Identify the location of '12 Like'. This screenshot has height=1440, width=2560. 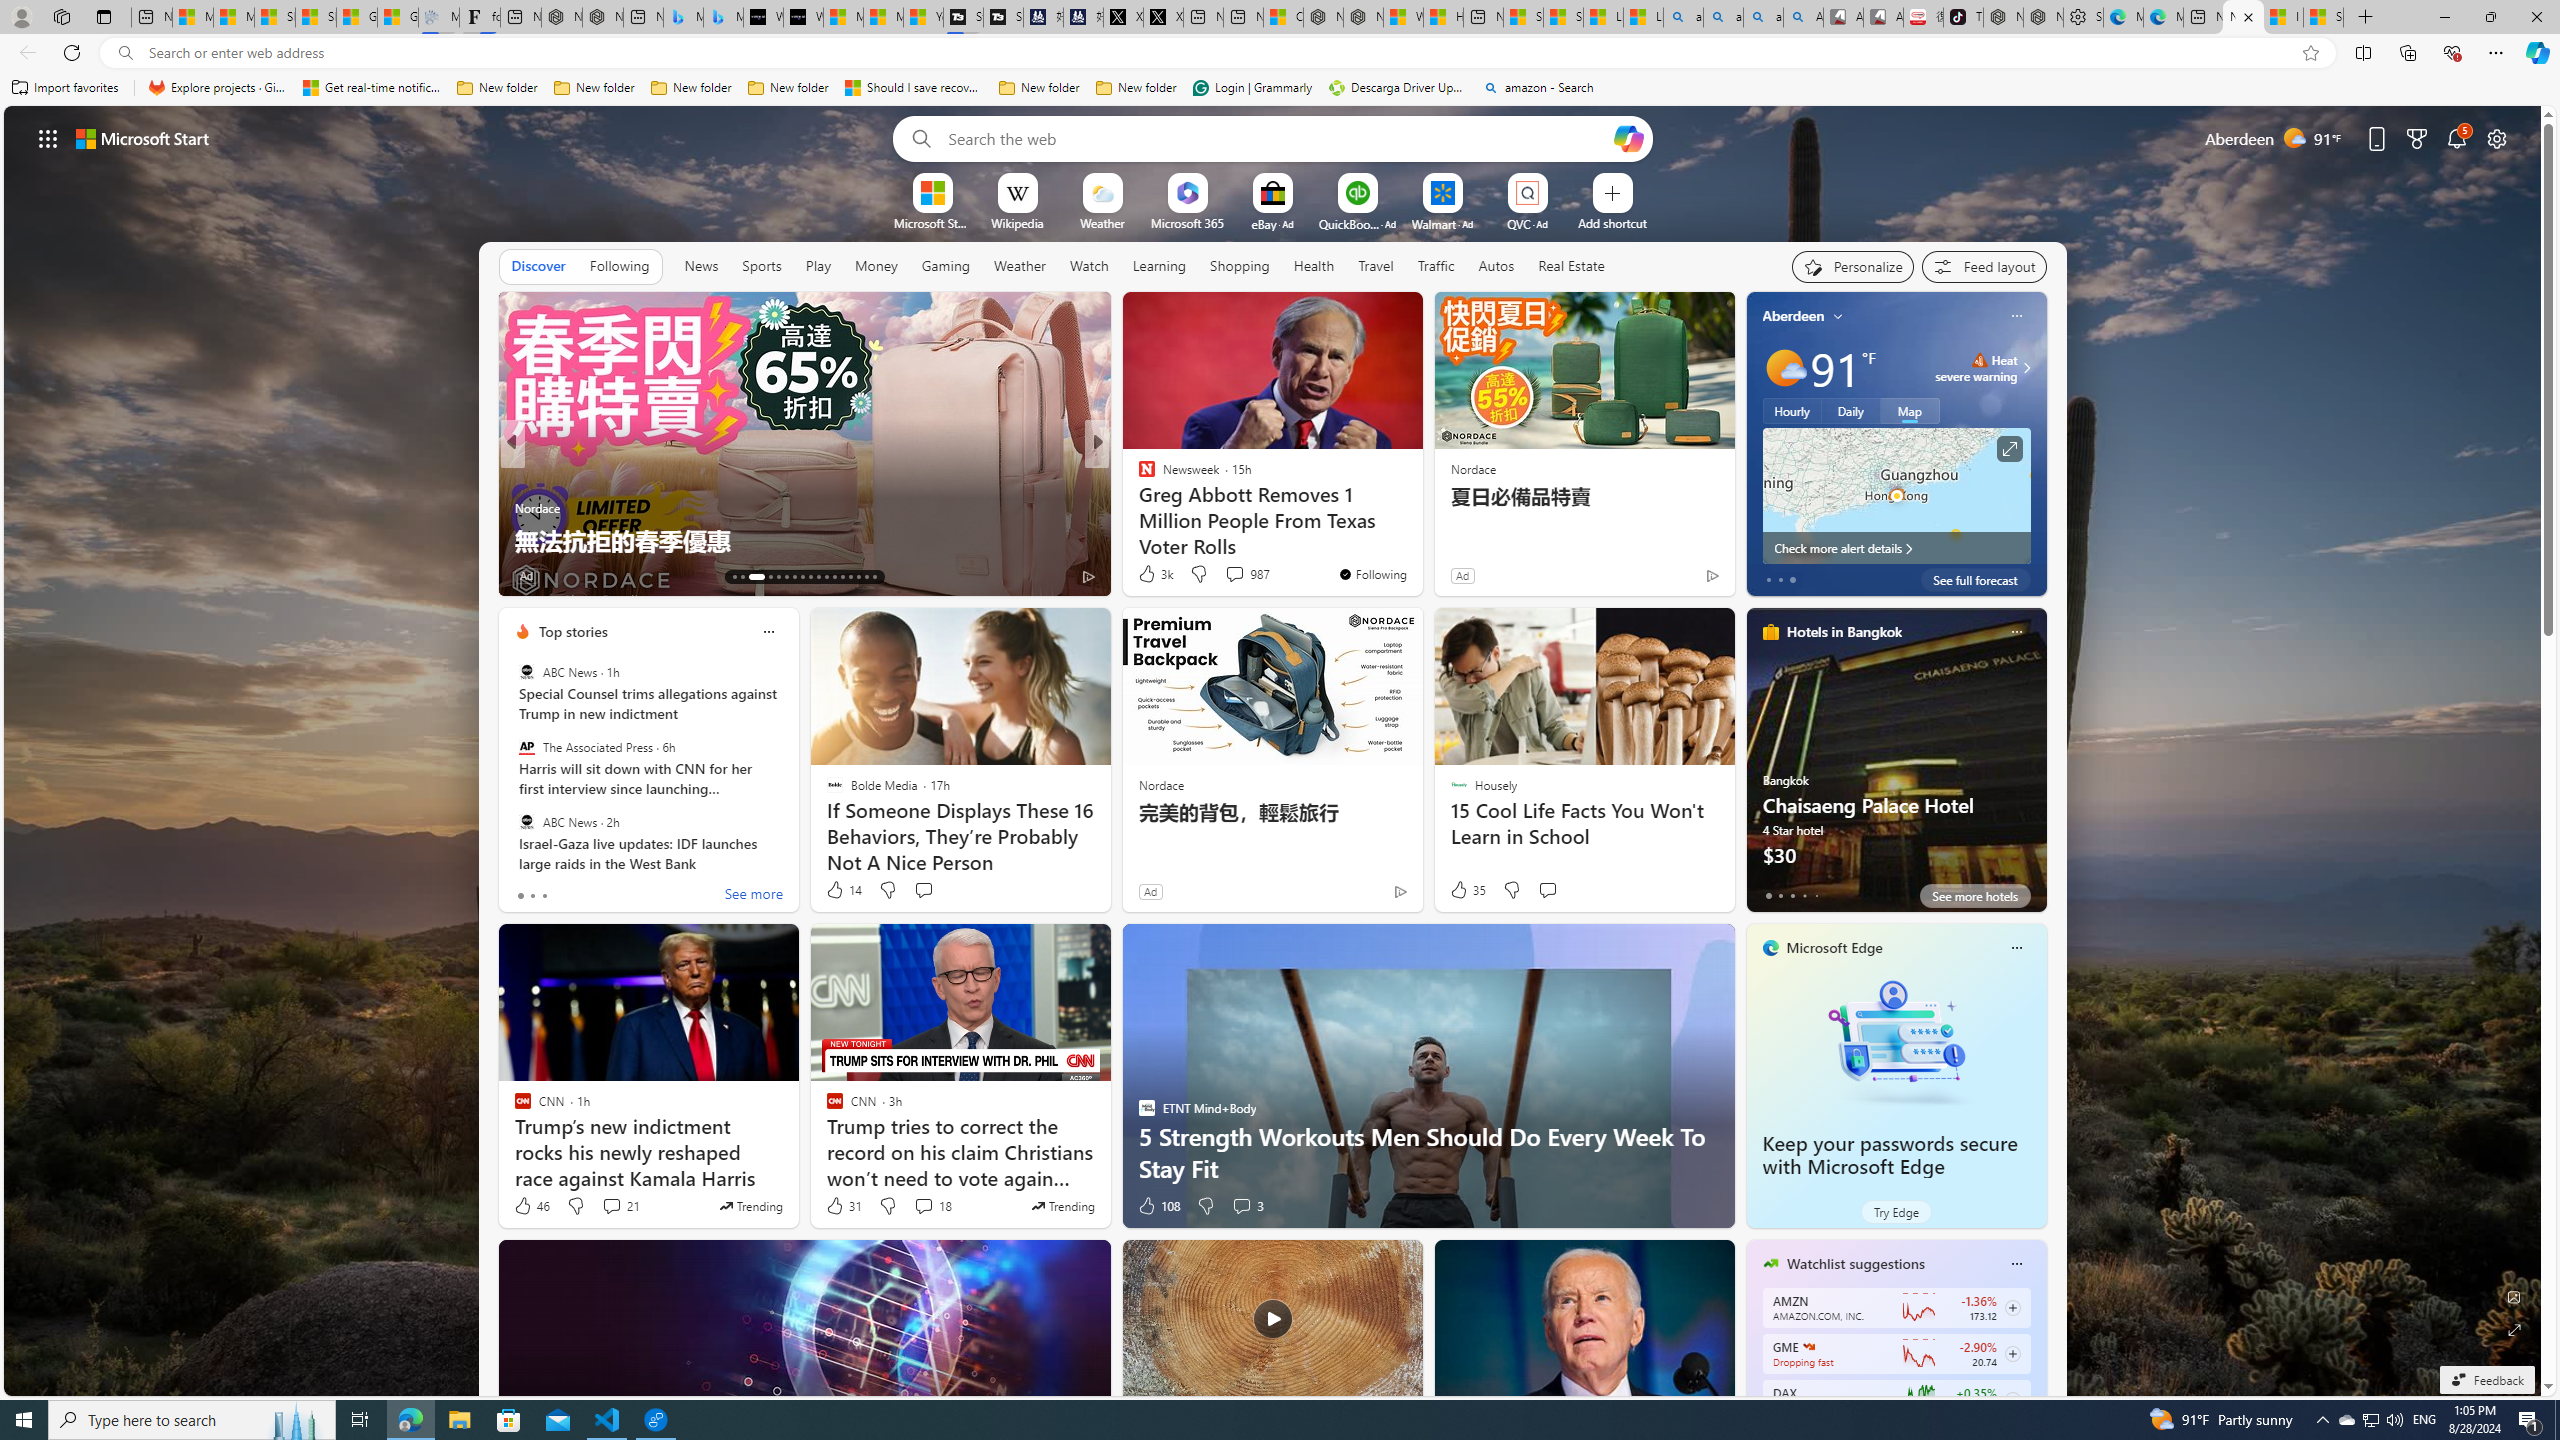
(1147, 575).